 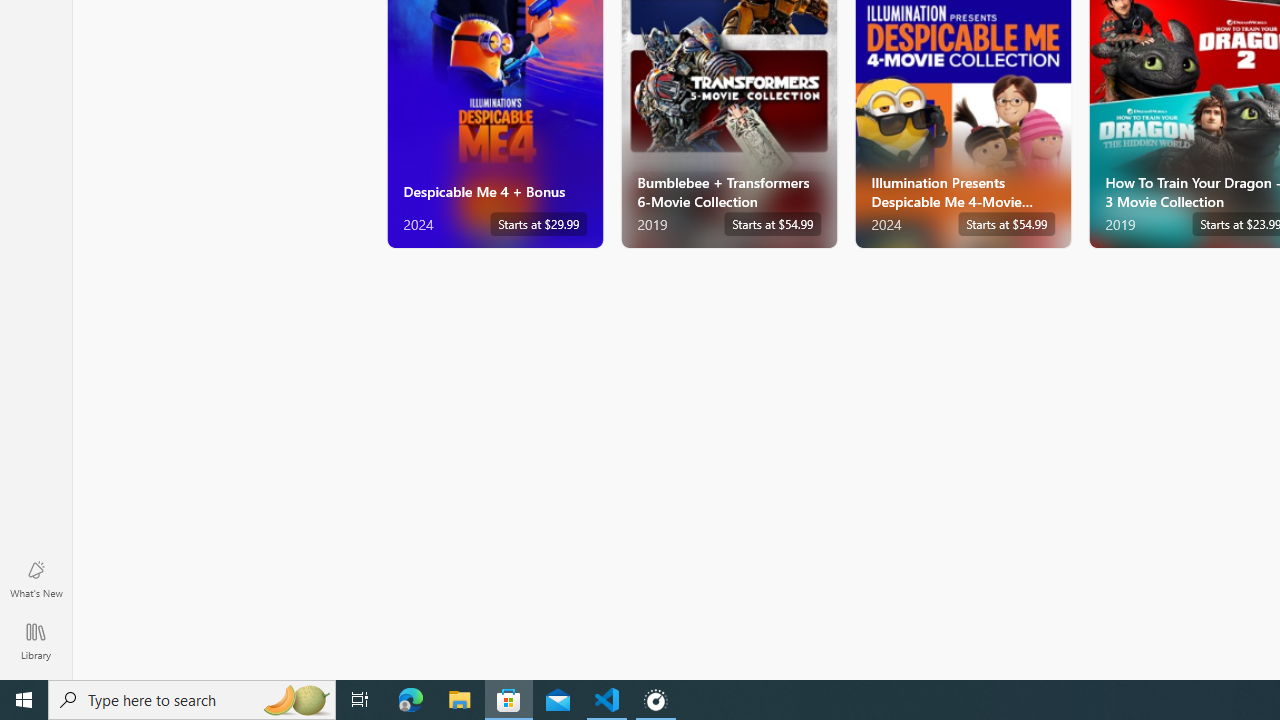 What do you see at coordinates (35, 640) in the screenshot?
I see `'Library'` at bounding box center [35, 640].